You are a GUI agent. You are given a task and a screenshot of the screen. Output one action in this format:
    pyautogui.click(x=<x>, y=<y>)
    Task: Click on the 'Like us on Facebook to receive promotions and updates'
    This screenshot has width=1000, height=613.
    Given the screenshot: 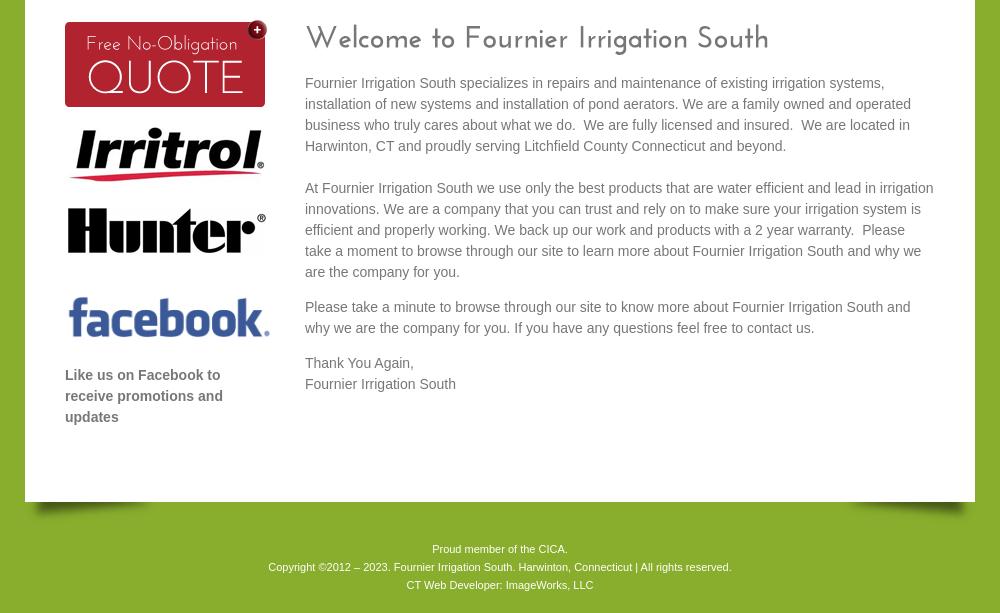 What is the action you would take?
    pyautogui.click(x=143, y=394)
    